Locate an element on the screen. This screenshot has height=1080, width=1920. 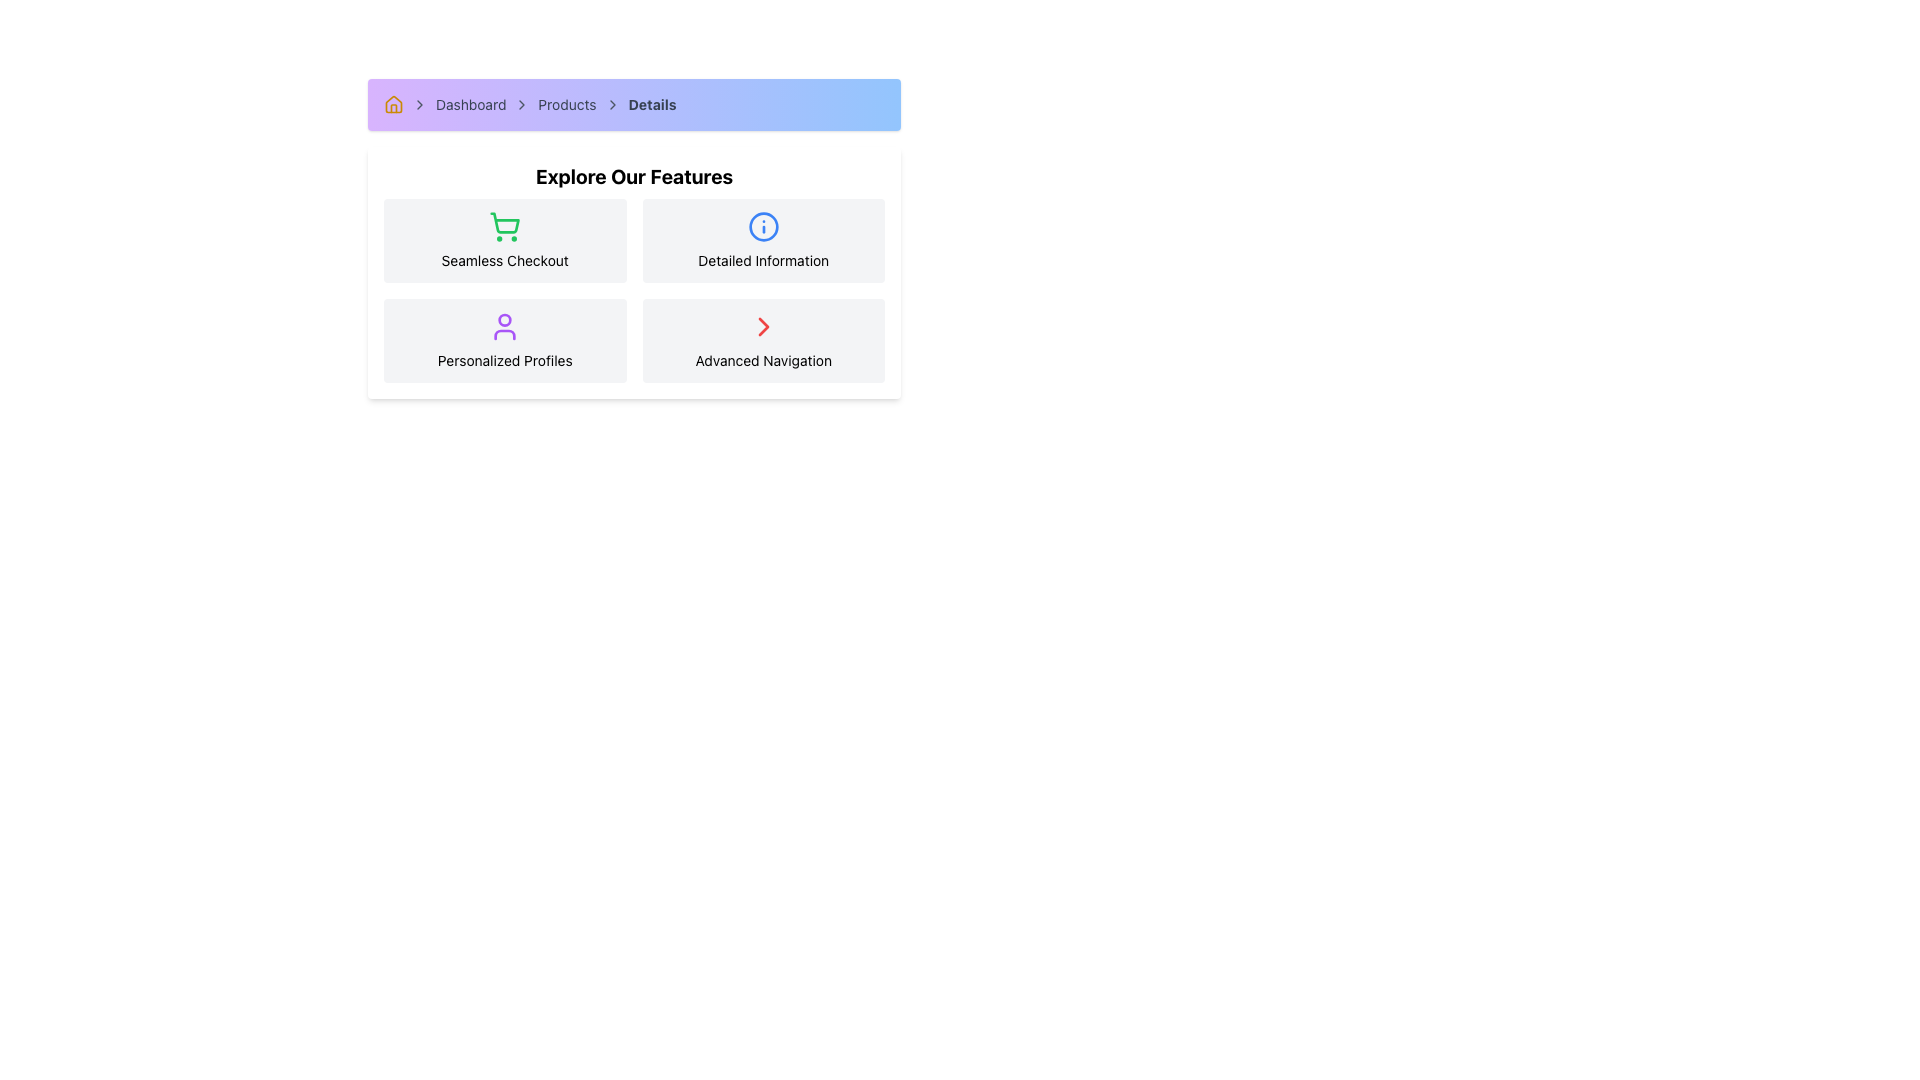
the descriptive text label located at the bottom of the card in the bottom-left quadrant of the 'Explore Our Features' section is located at coordinates (505, 361).